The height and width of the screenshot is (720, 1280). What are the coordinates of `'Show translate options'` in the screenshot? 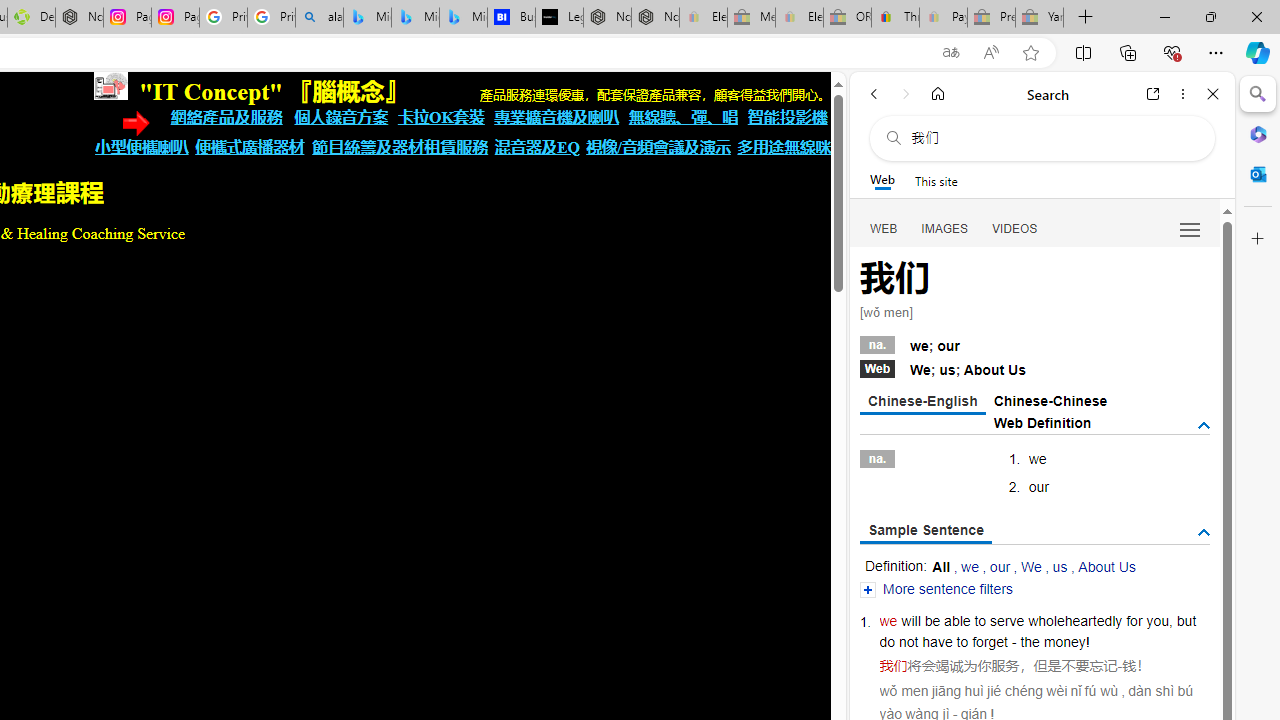 It's located at (950, 52).